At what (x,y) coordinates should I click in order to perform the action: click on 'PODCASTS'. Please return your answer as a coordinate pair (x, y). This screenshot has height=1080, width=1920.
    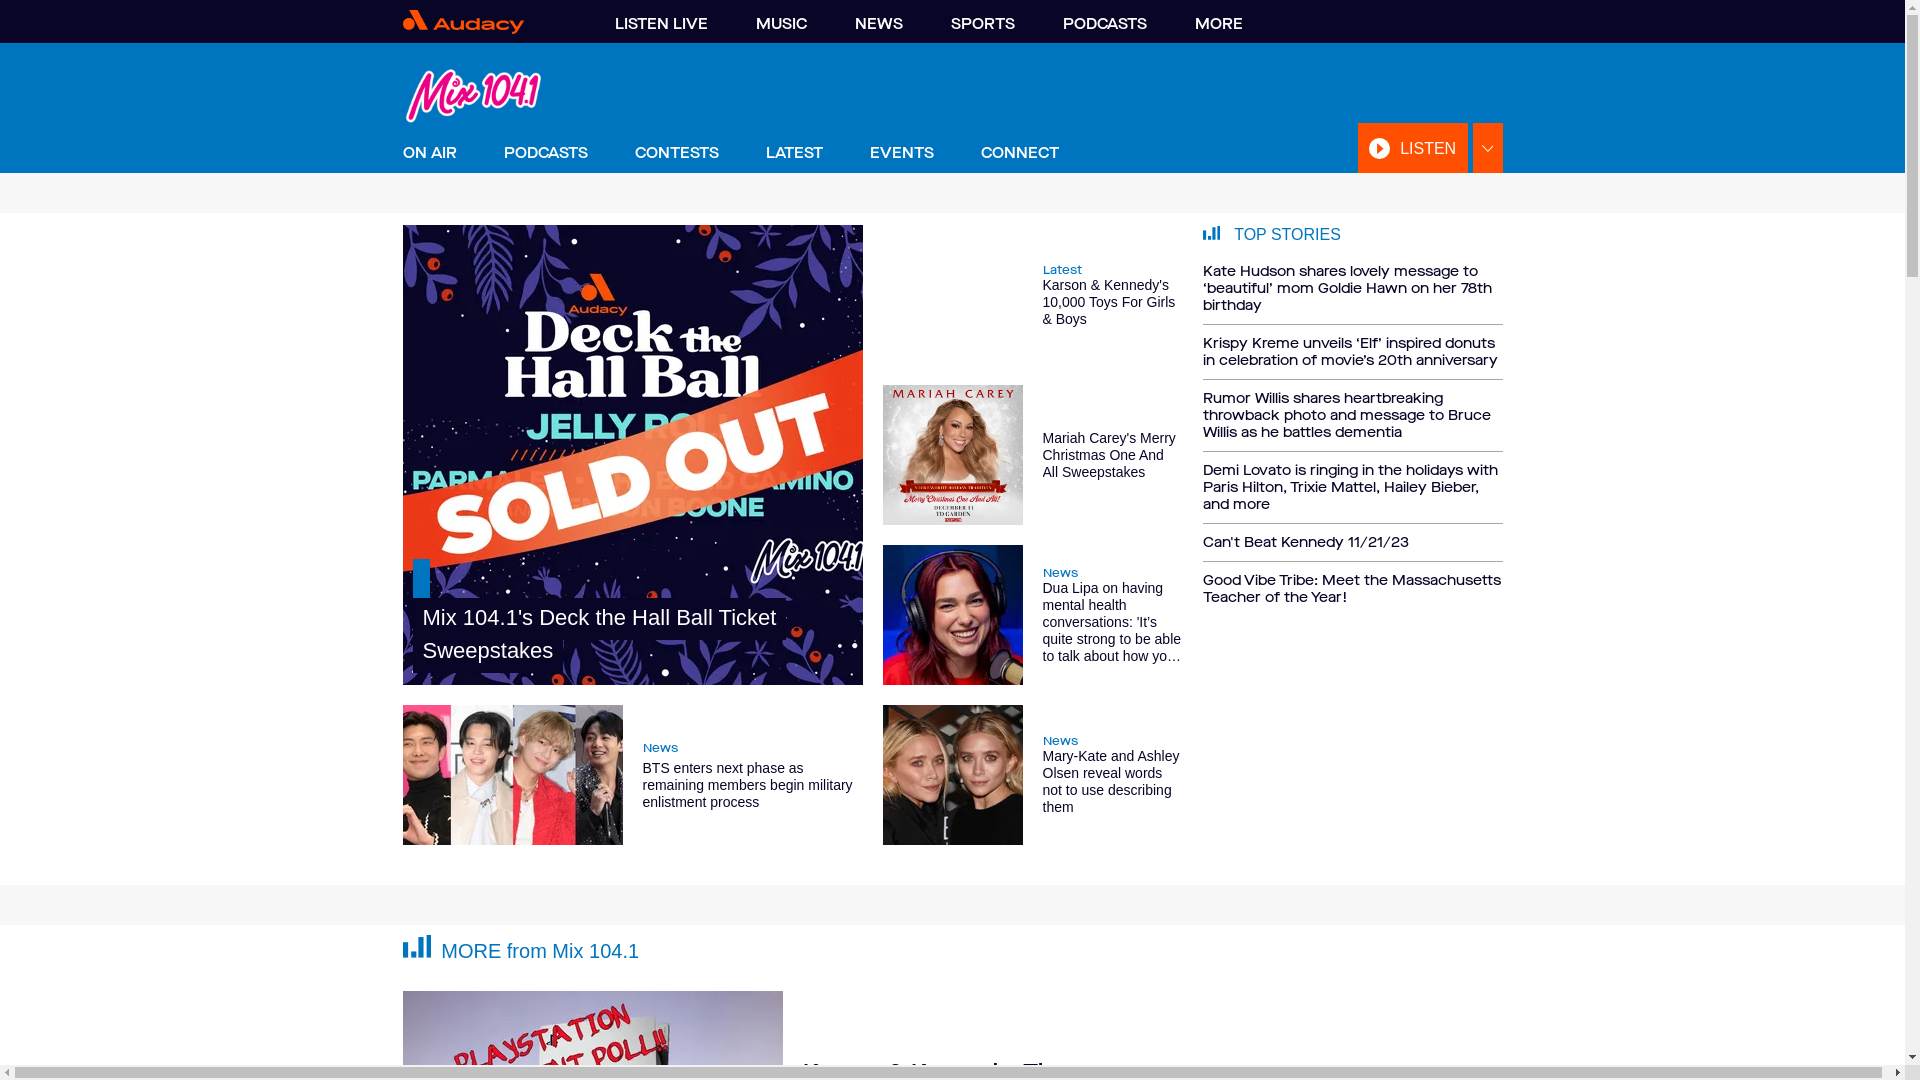
    Looking at the image, I should click on (1103, 23).